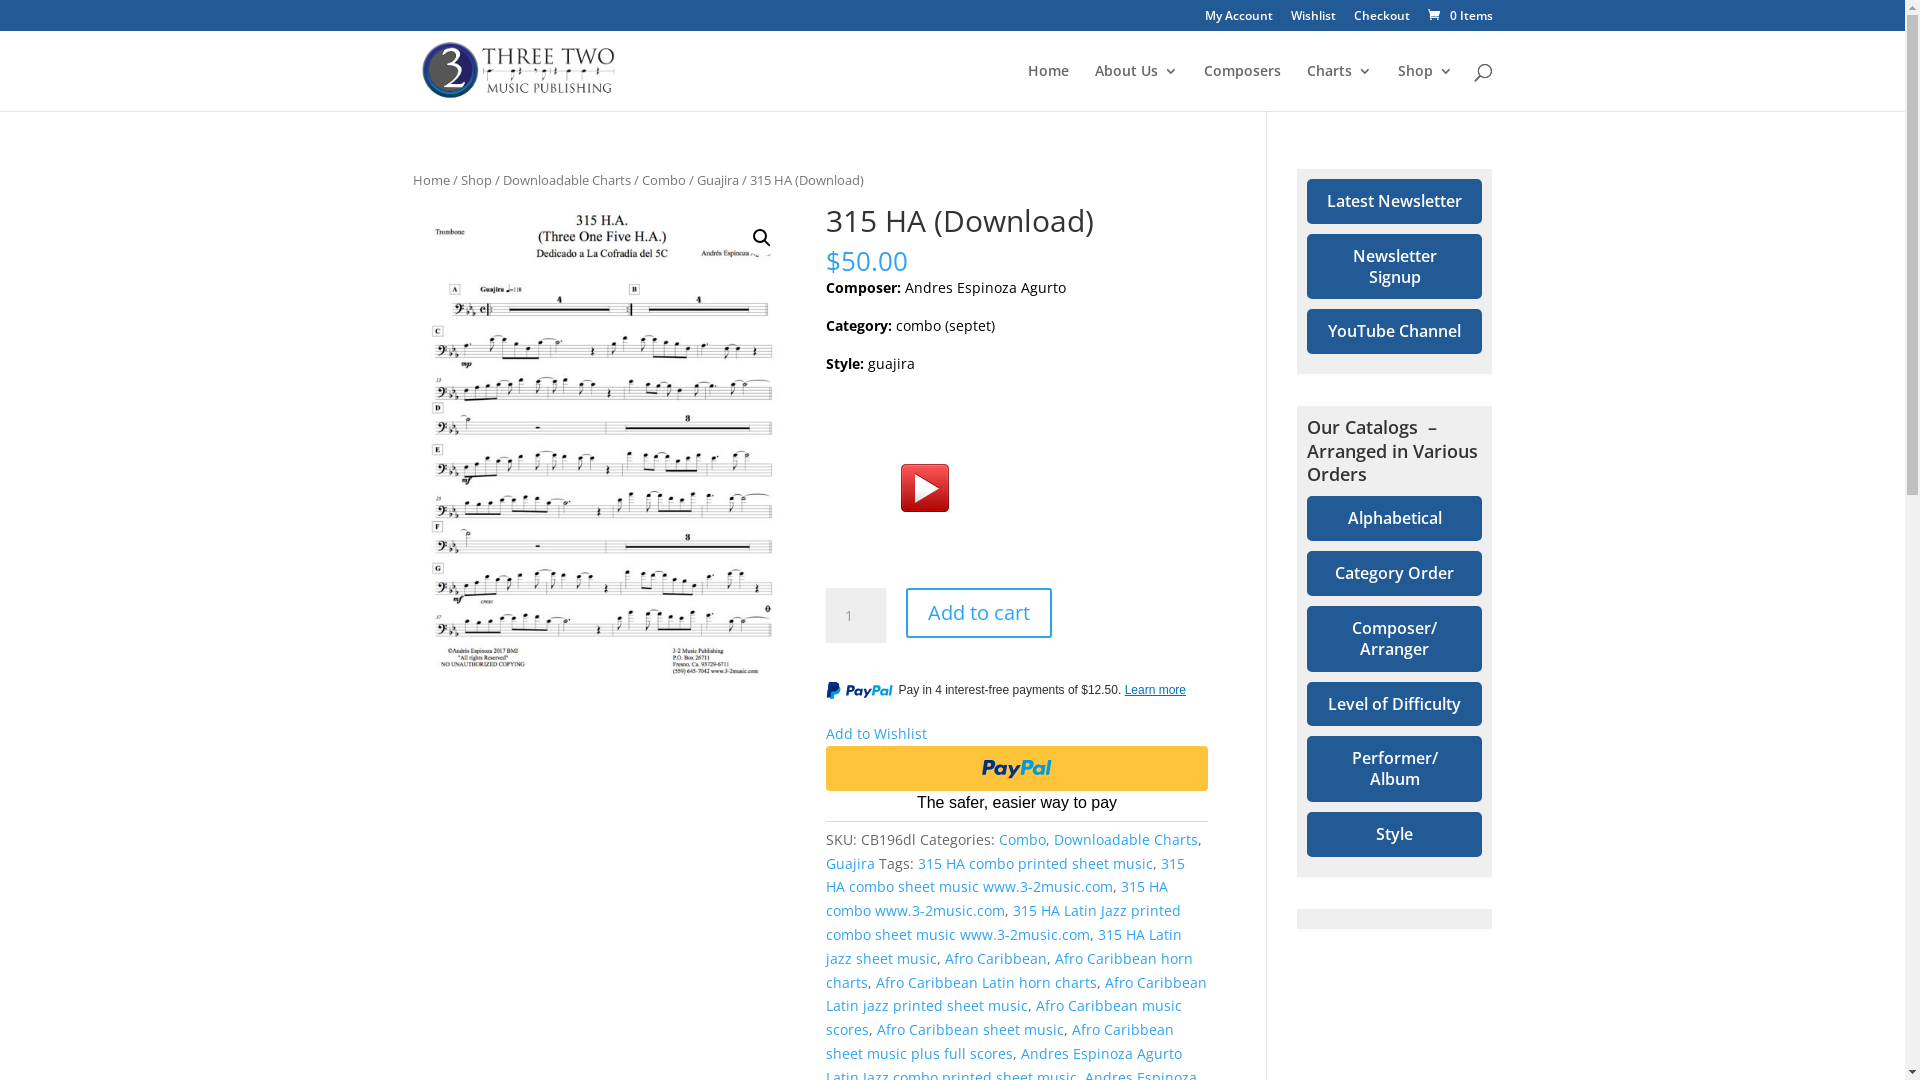 This screenshot has height=1080, width=1920. What do you see at coordinates (663, 180) in the screenshot?
I see `'Combo'` at bounding box center [663, 180].